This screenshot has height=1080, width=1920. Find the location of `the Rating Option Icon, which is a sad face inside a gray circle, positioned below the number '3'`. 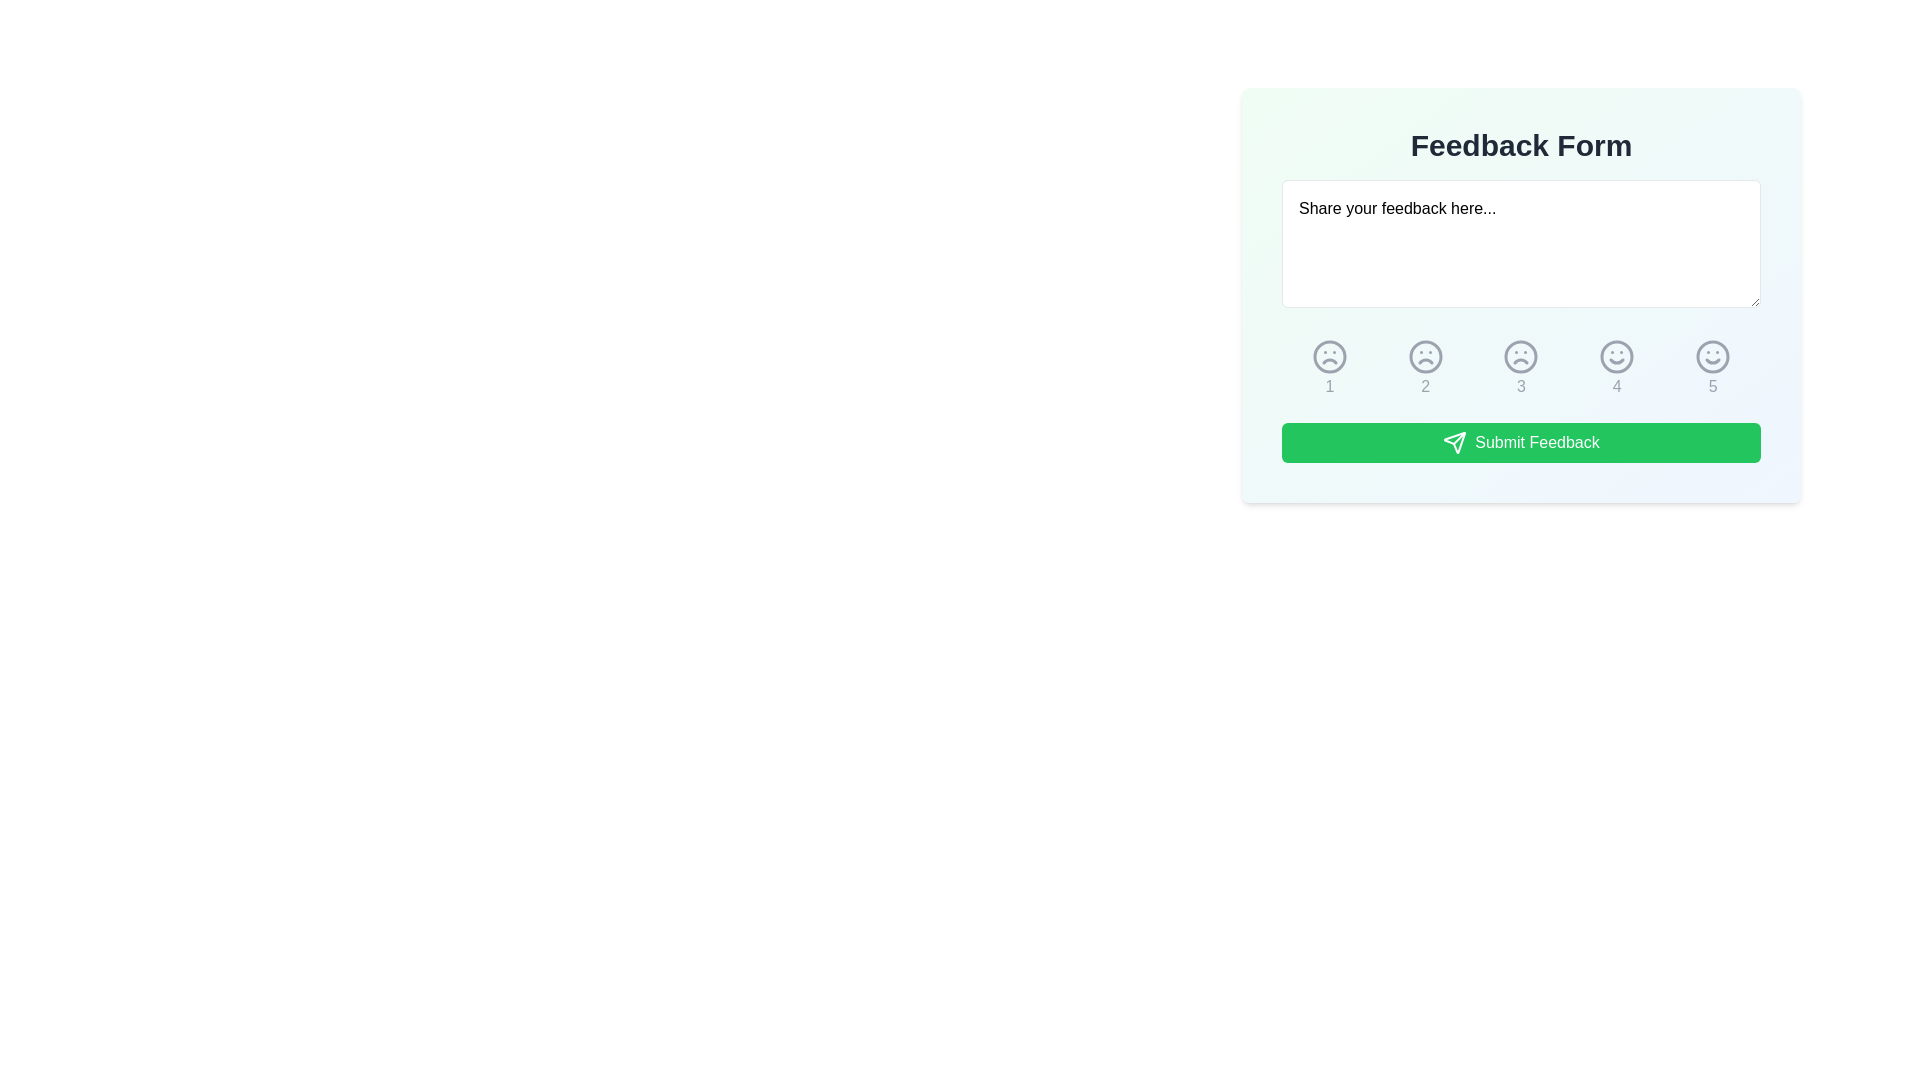

the Rating Option Icon, which is a sad face inside a gray circle, positioned below the number '3' is located at coordinates (1520, 369).